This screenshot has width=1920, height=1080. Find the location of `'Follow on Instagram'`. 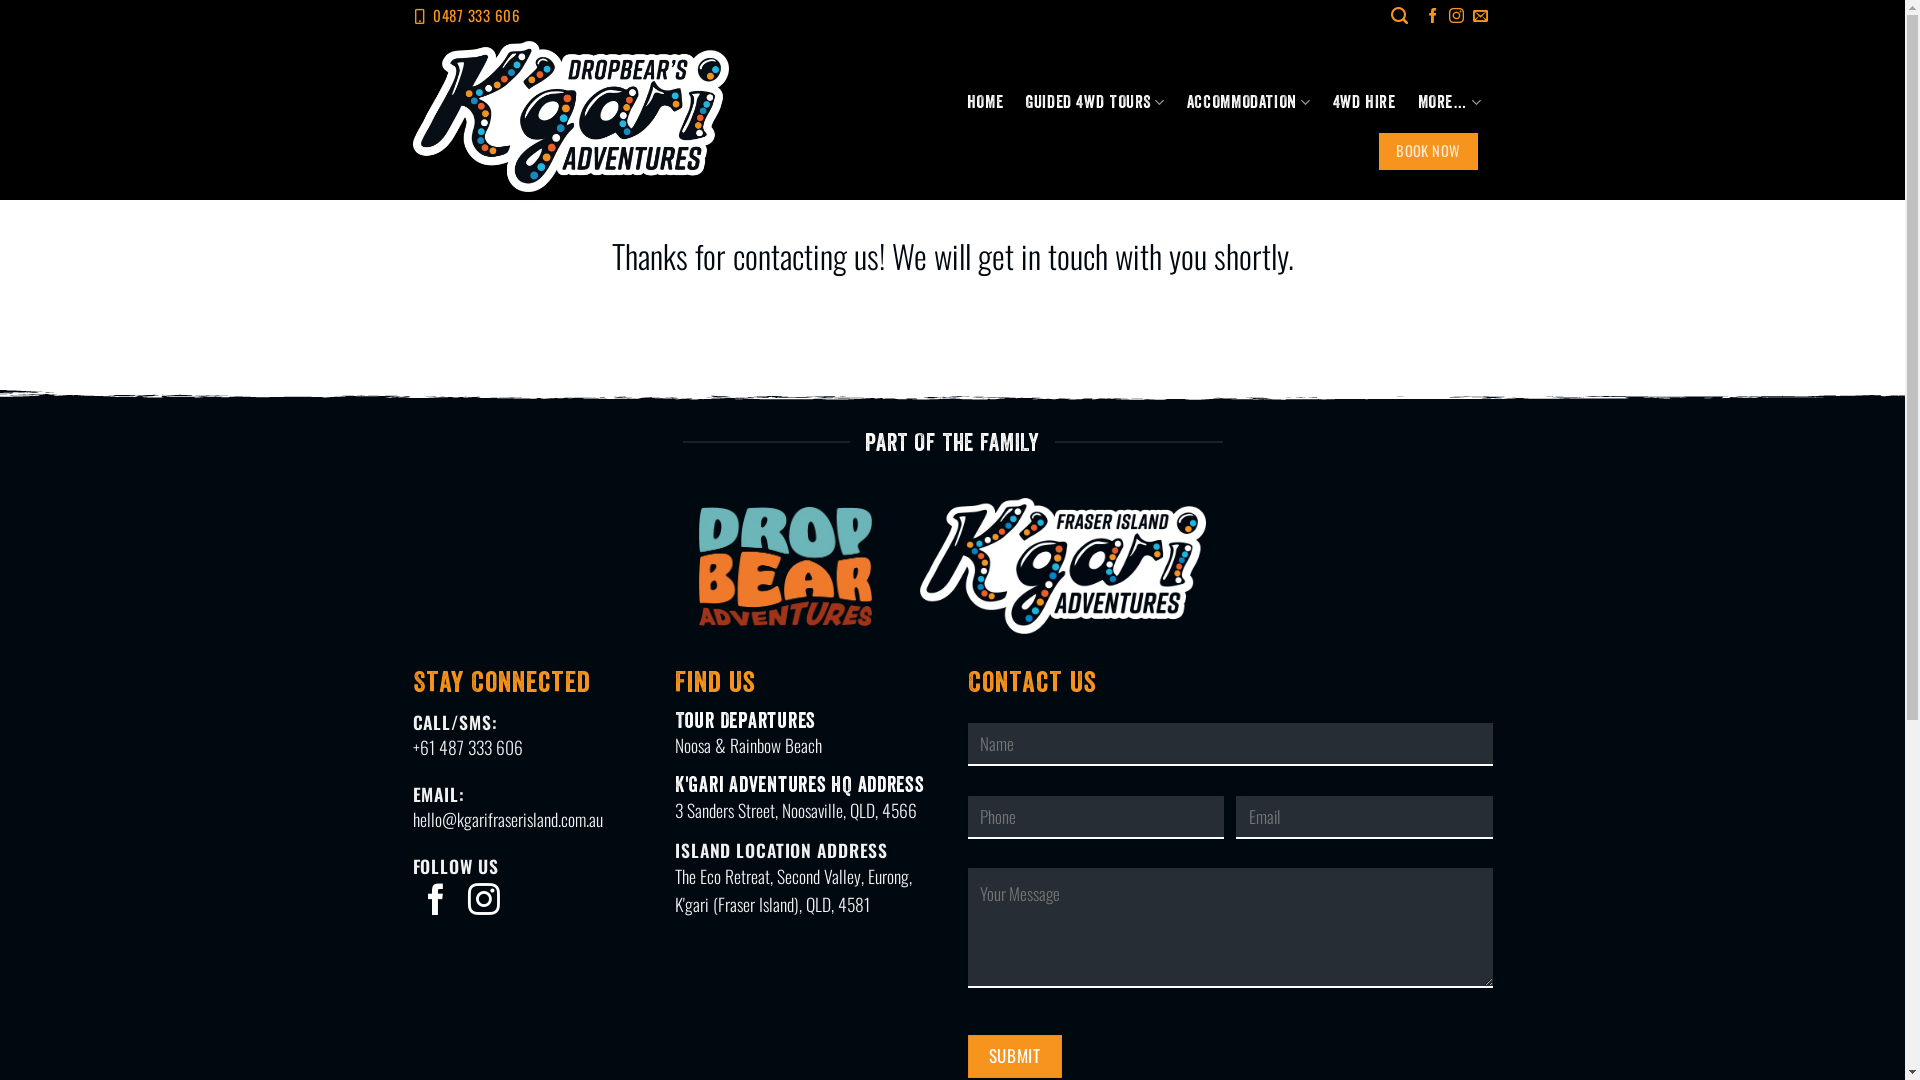

'Follow on Instagram' is located at coordinates (484, 902).